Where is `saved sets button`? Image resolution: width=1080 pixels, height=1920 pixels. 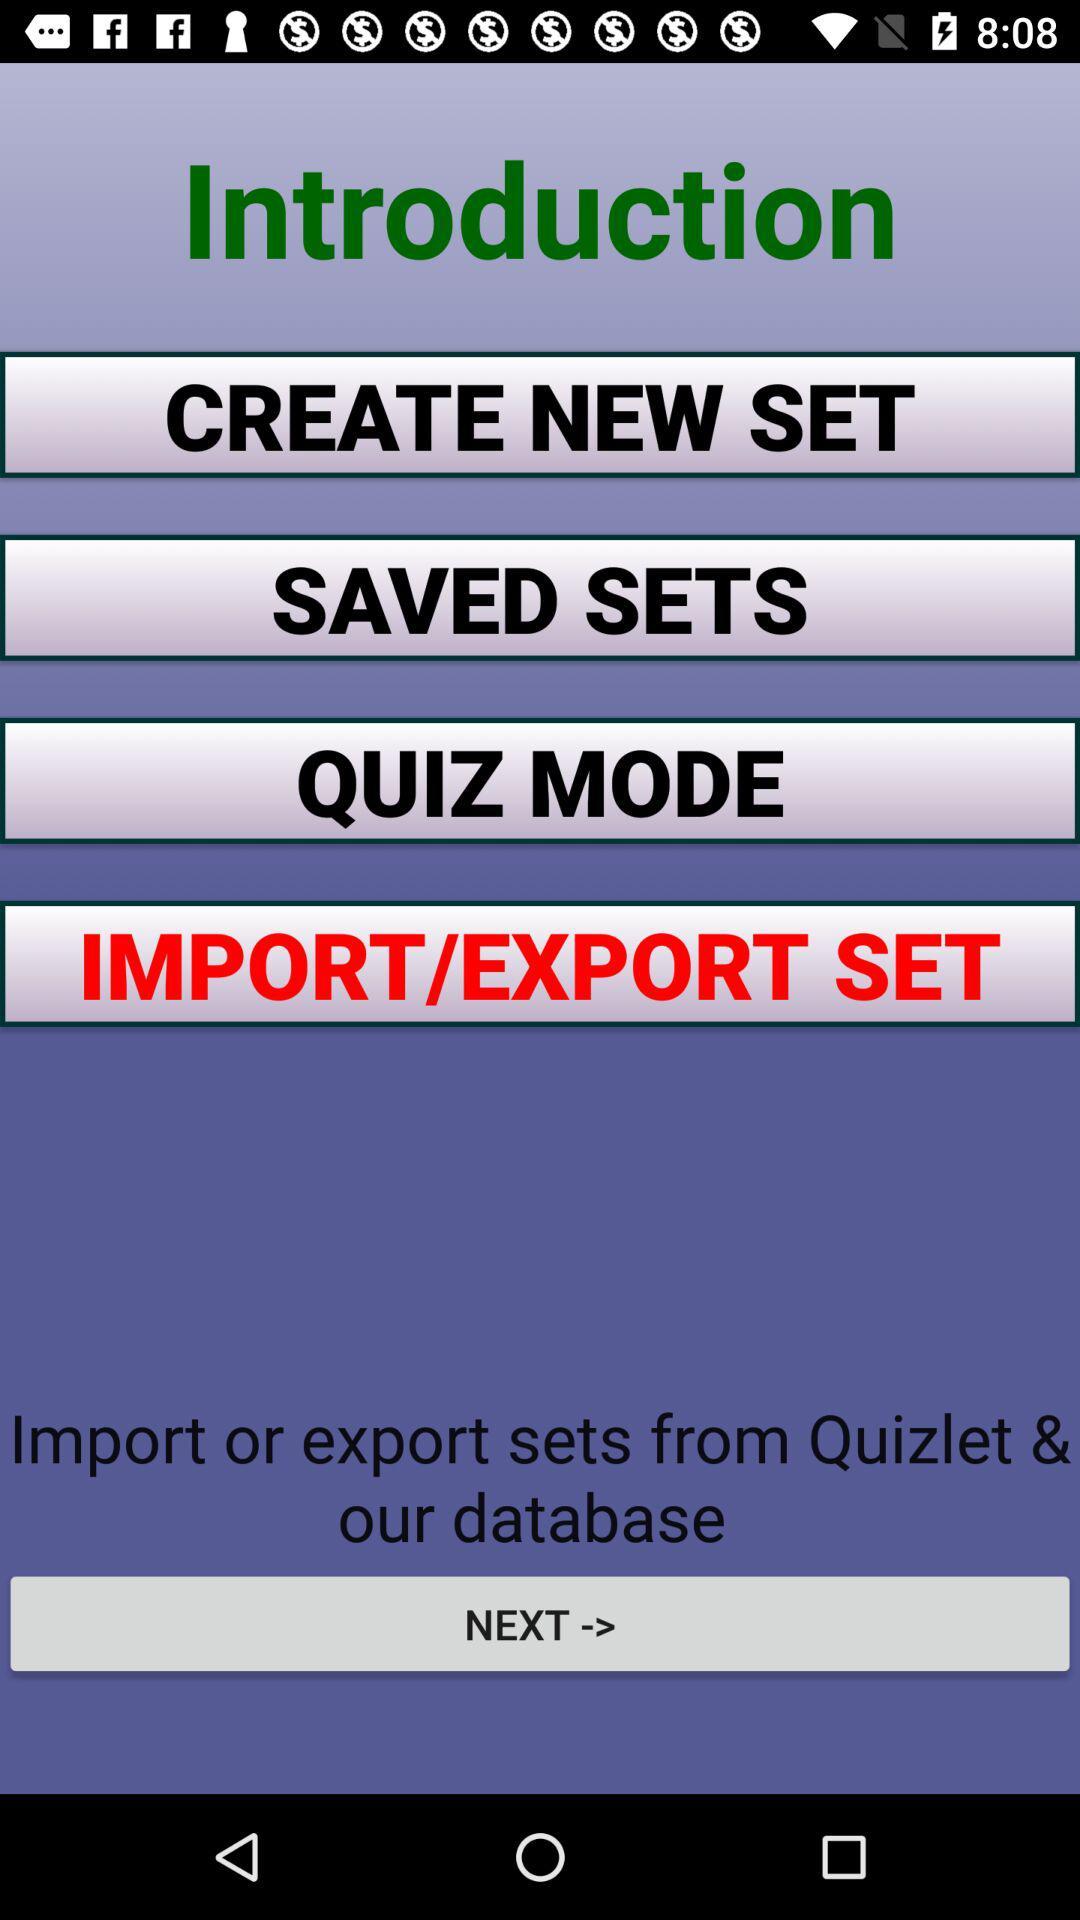
saved sets button is located at coordinates (540, 596).